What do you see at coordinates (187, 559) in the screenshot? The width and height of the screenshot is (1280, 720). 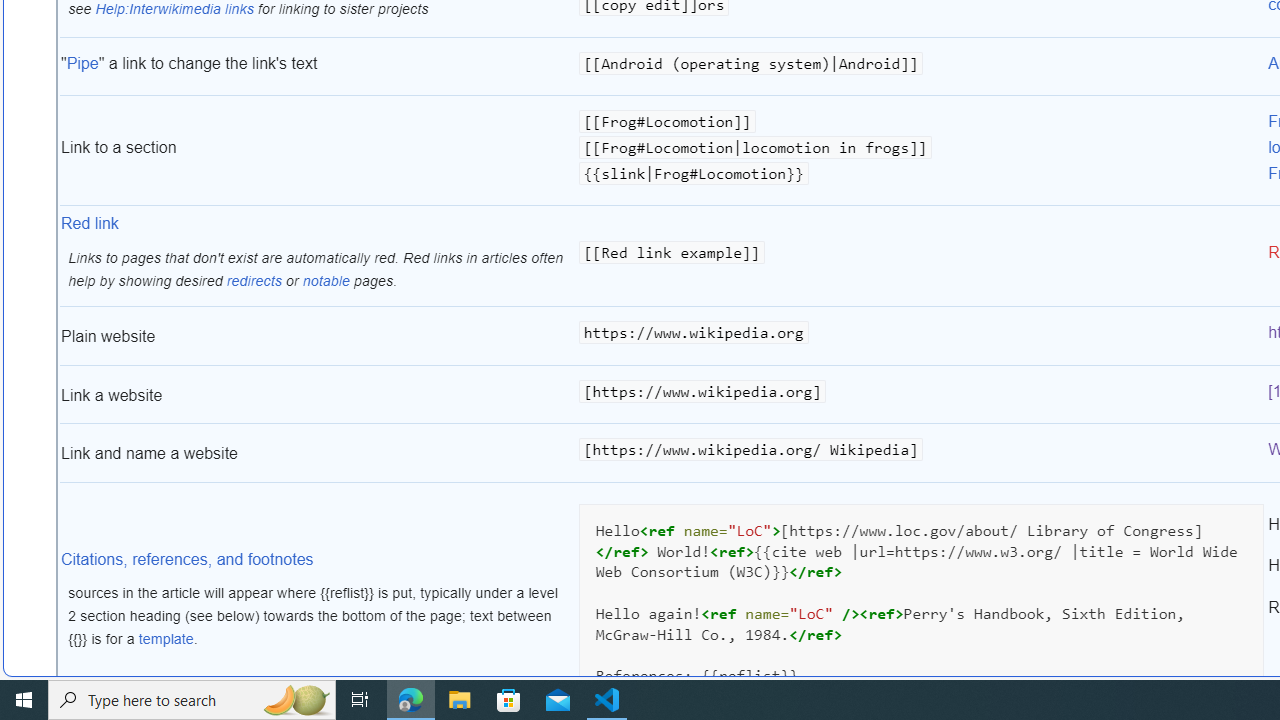 I see `'Citations, references, and footnotes'` at bounding box center [187, 559].